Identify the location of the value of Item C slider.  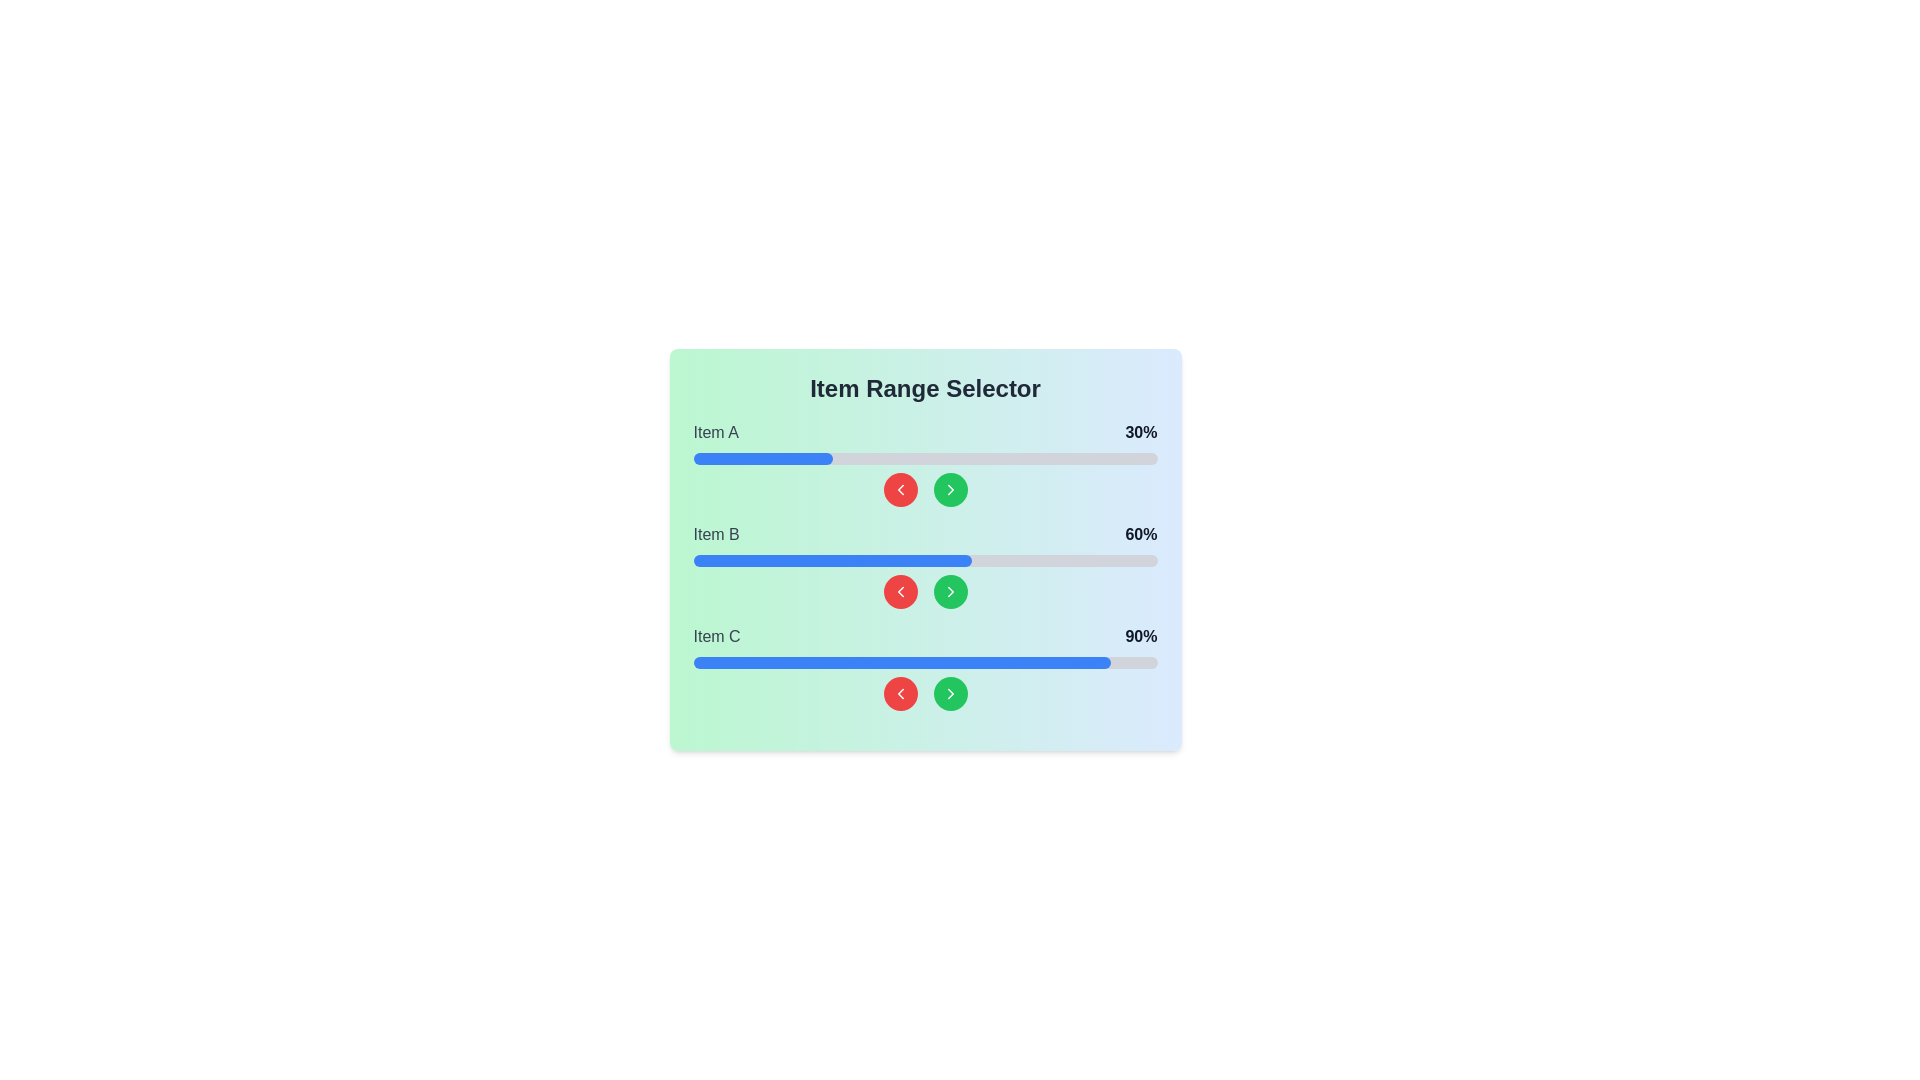
(952, 663).